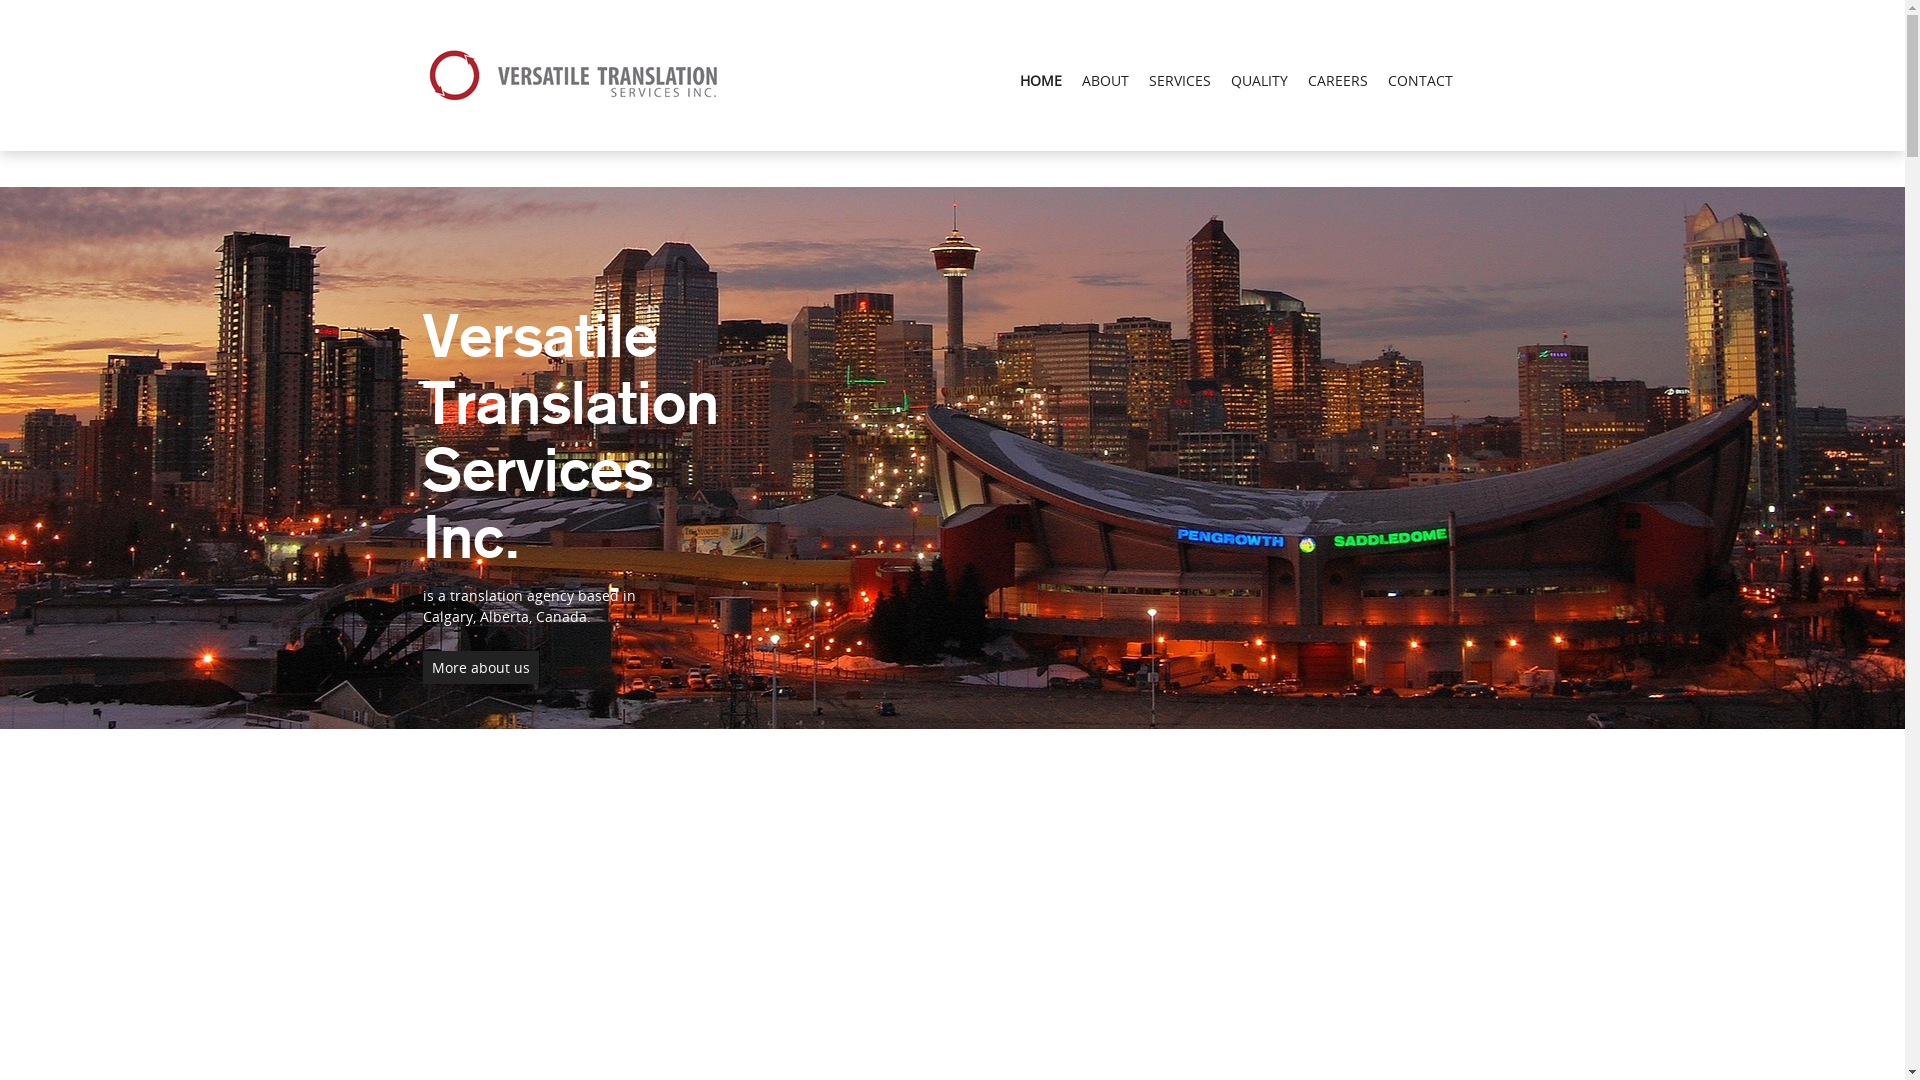 The width and height of the screenshot is (1920, 1080). Describe the element at coordinates (1040, 79) in the screenshot. I see `'HOME'` at that location.